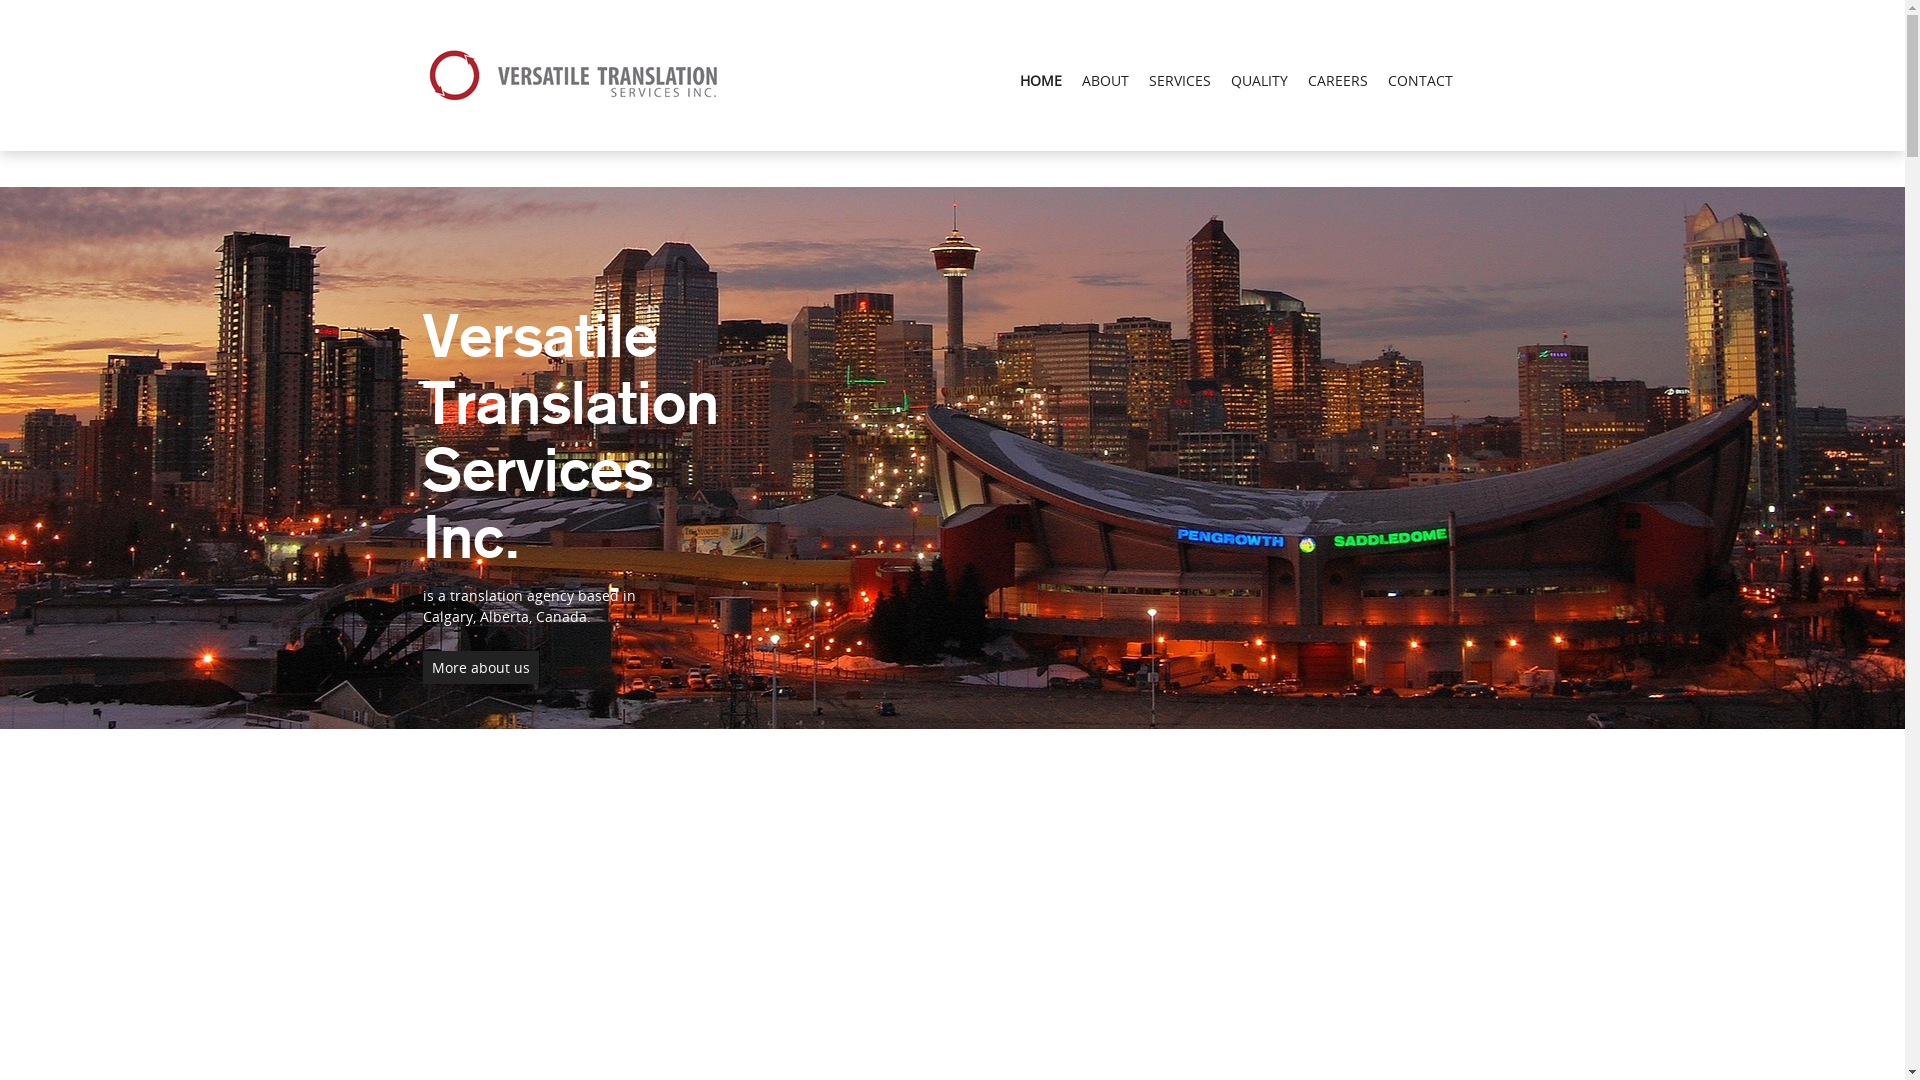 The width and height of the screenshot is (1920, 1080). Describe the element at coordinates (1040, 79) in the screenshot. I see `'HOME'` at that location.